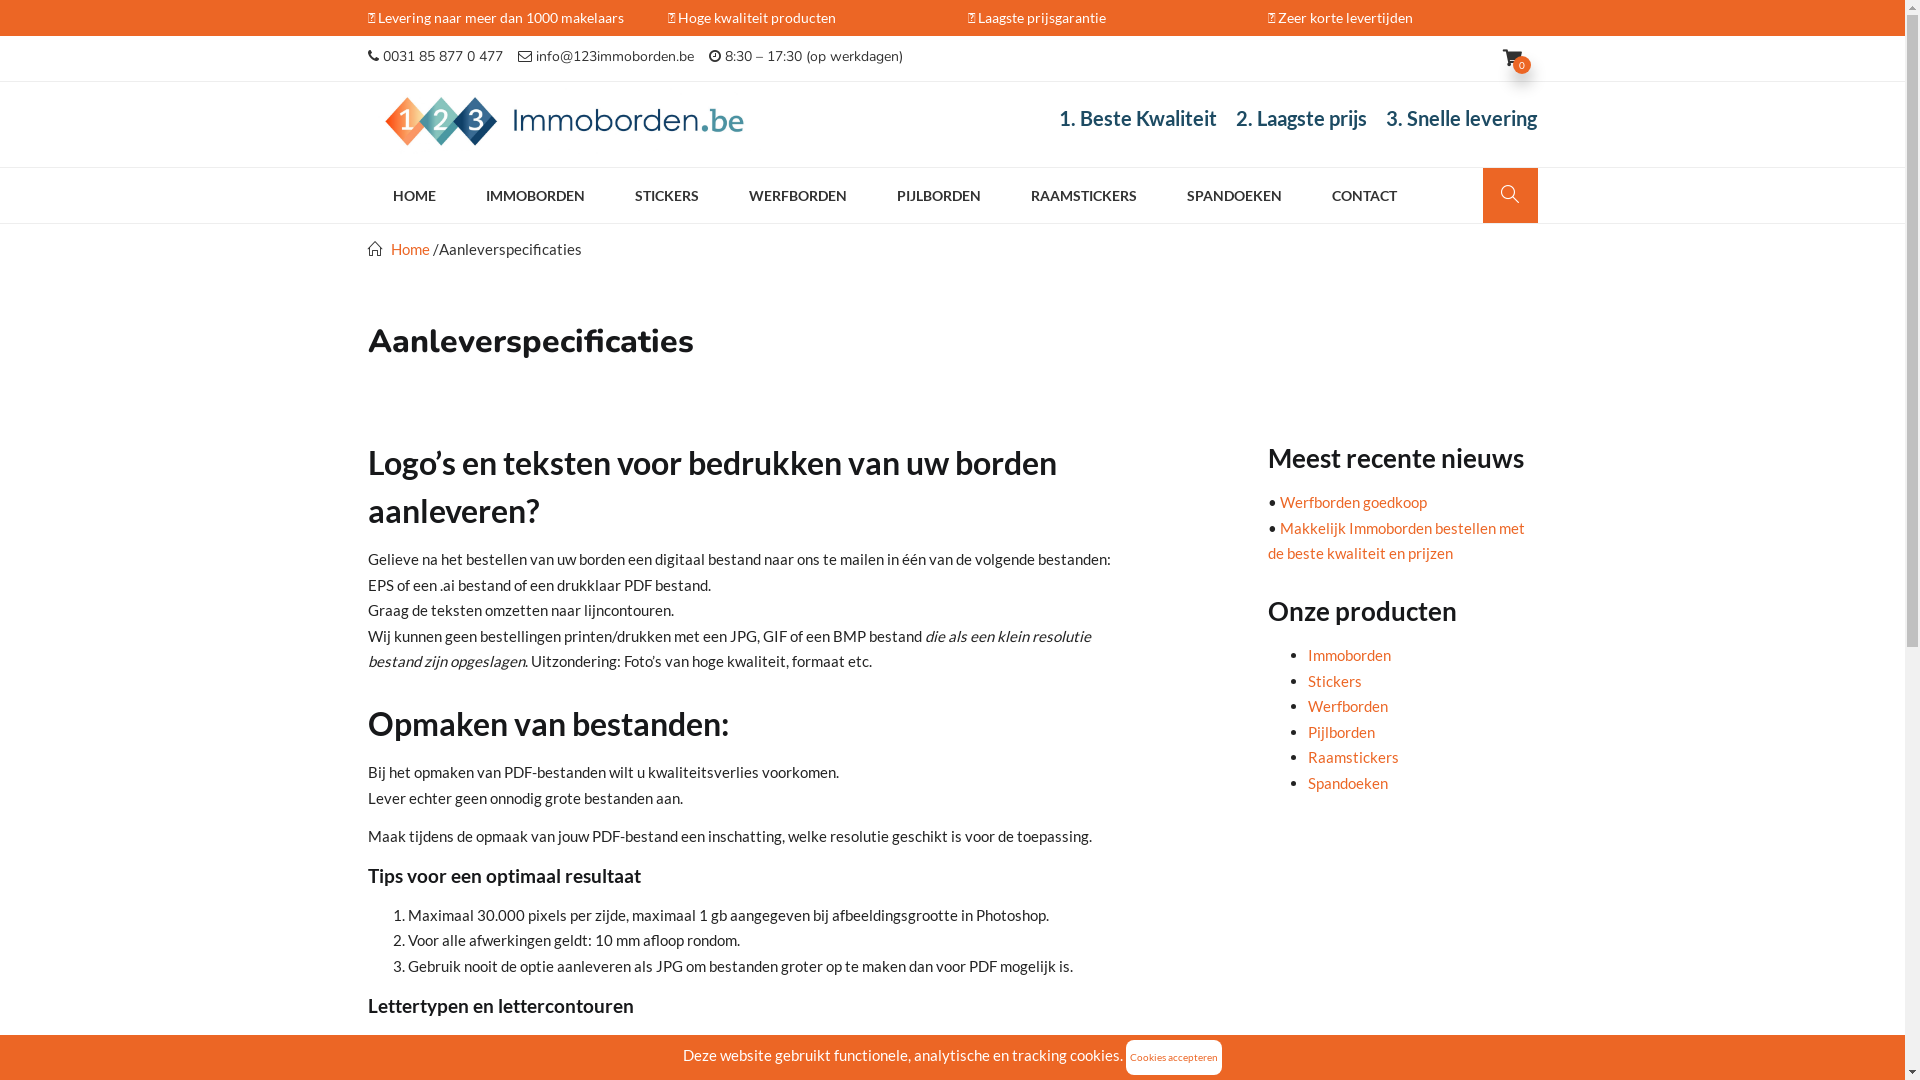  Describe the element at coordinates (1174, 1056) in the screenshot. I see `'Cookies accepteren'` at that location.